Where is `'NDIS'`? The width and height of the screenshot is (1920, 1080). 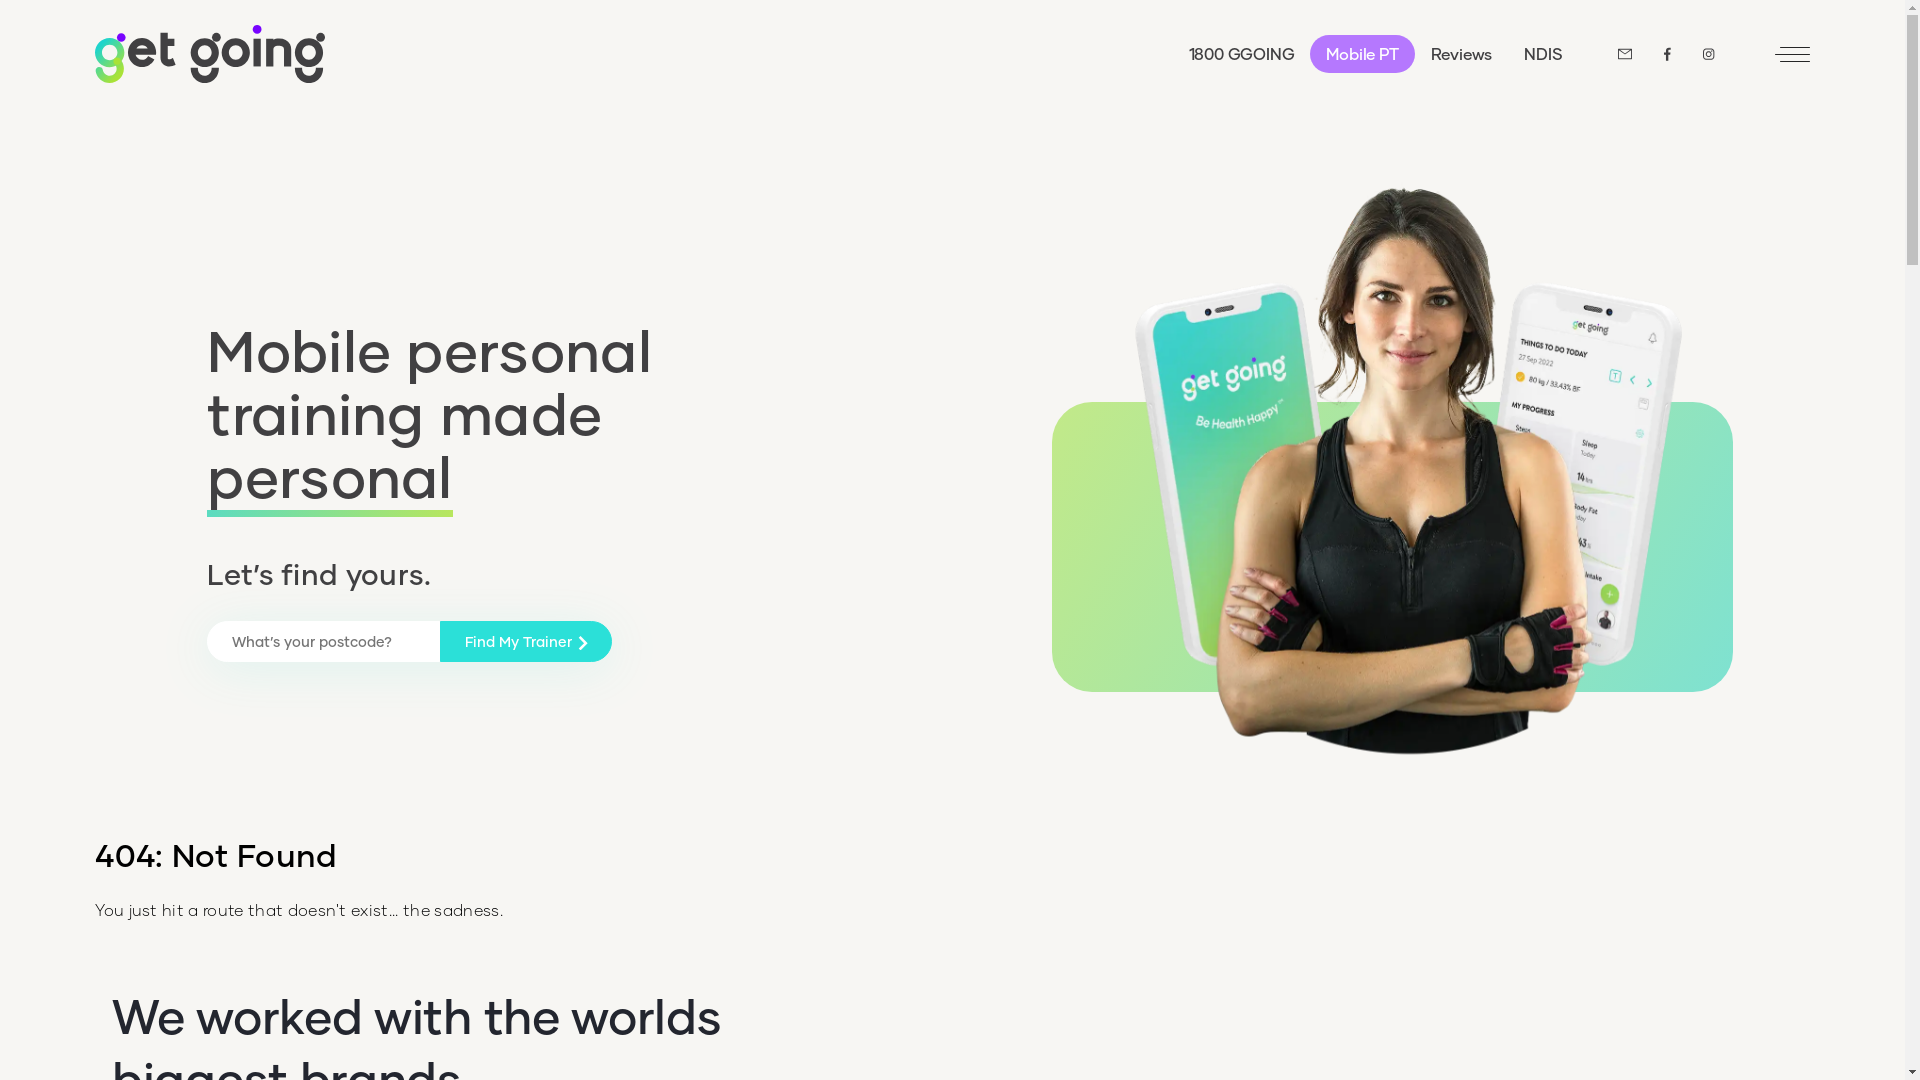
'NDIS' is located at coordinates (1507, 53).